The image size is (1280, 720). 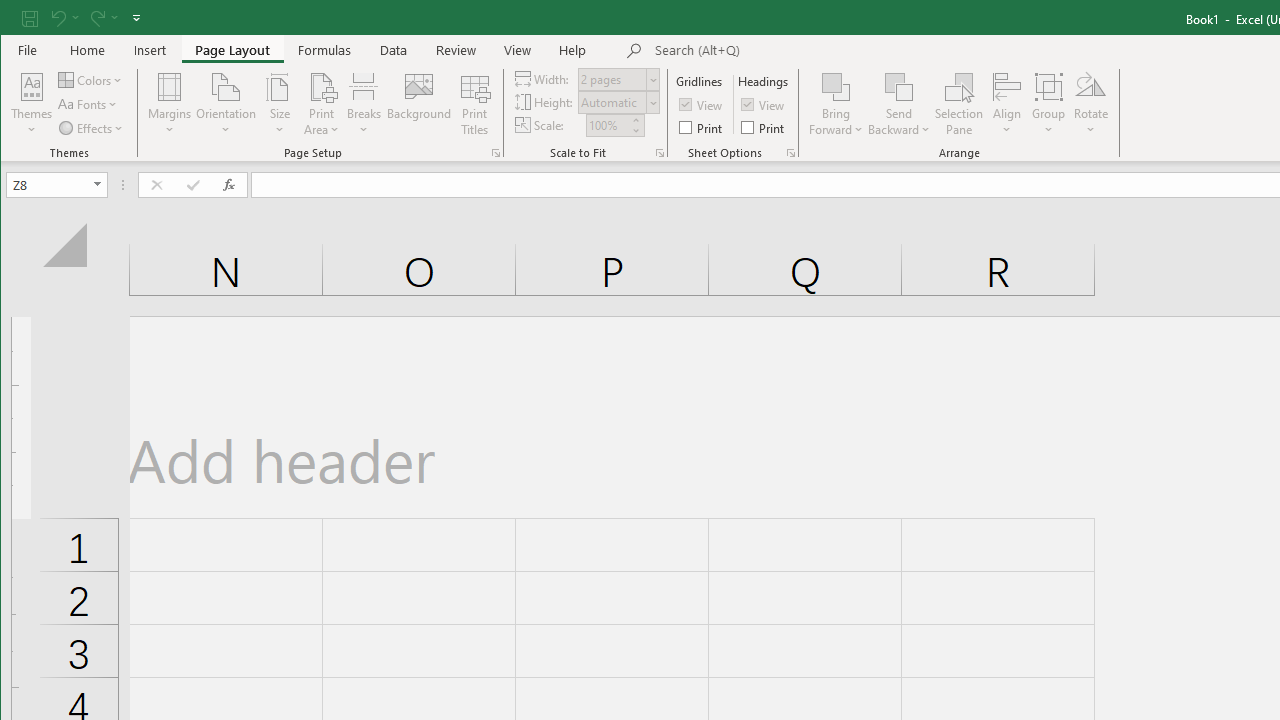 I want to click on 'Colors', so click(x=91, y=79).